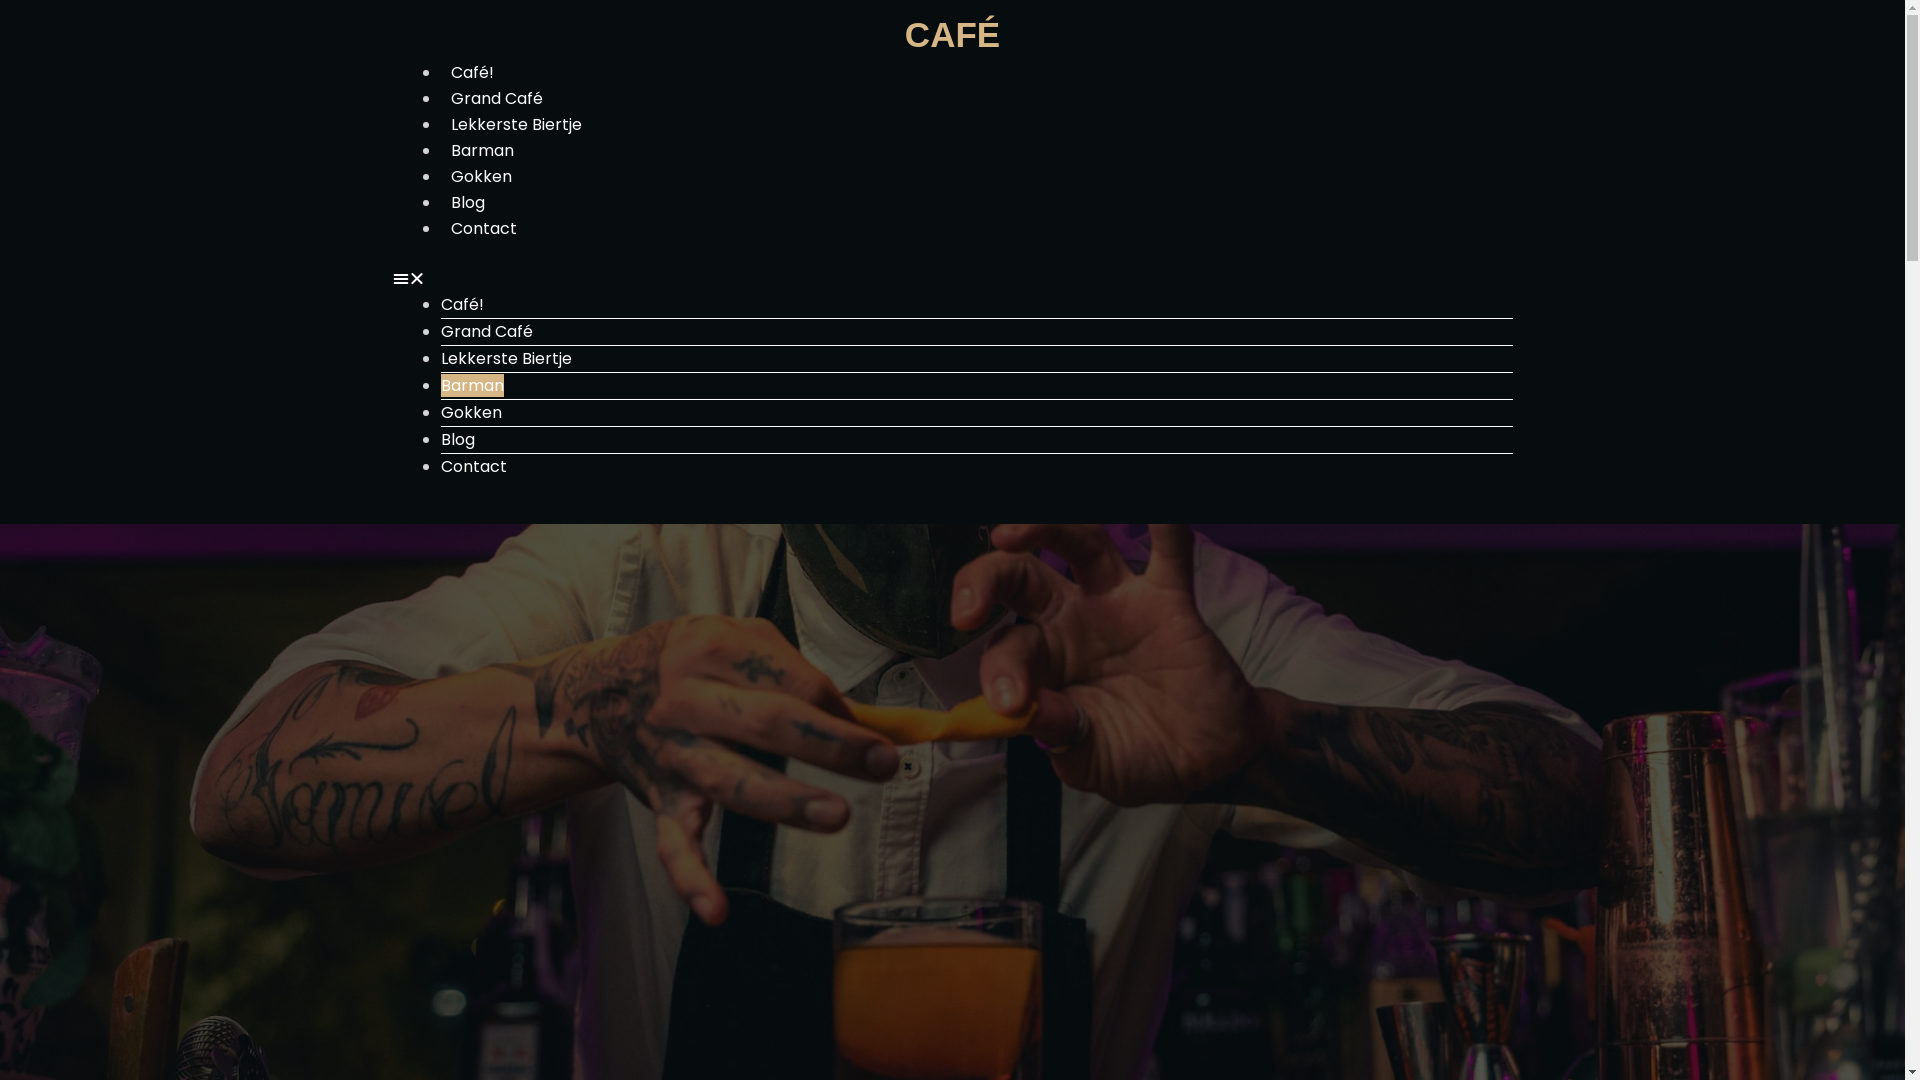 The width and height of the screenshot is (1920, 1080). I want to click on 'Gokken', so click(480, 175).